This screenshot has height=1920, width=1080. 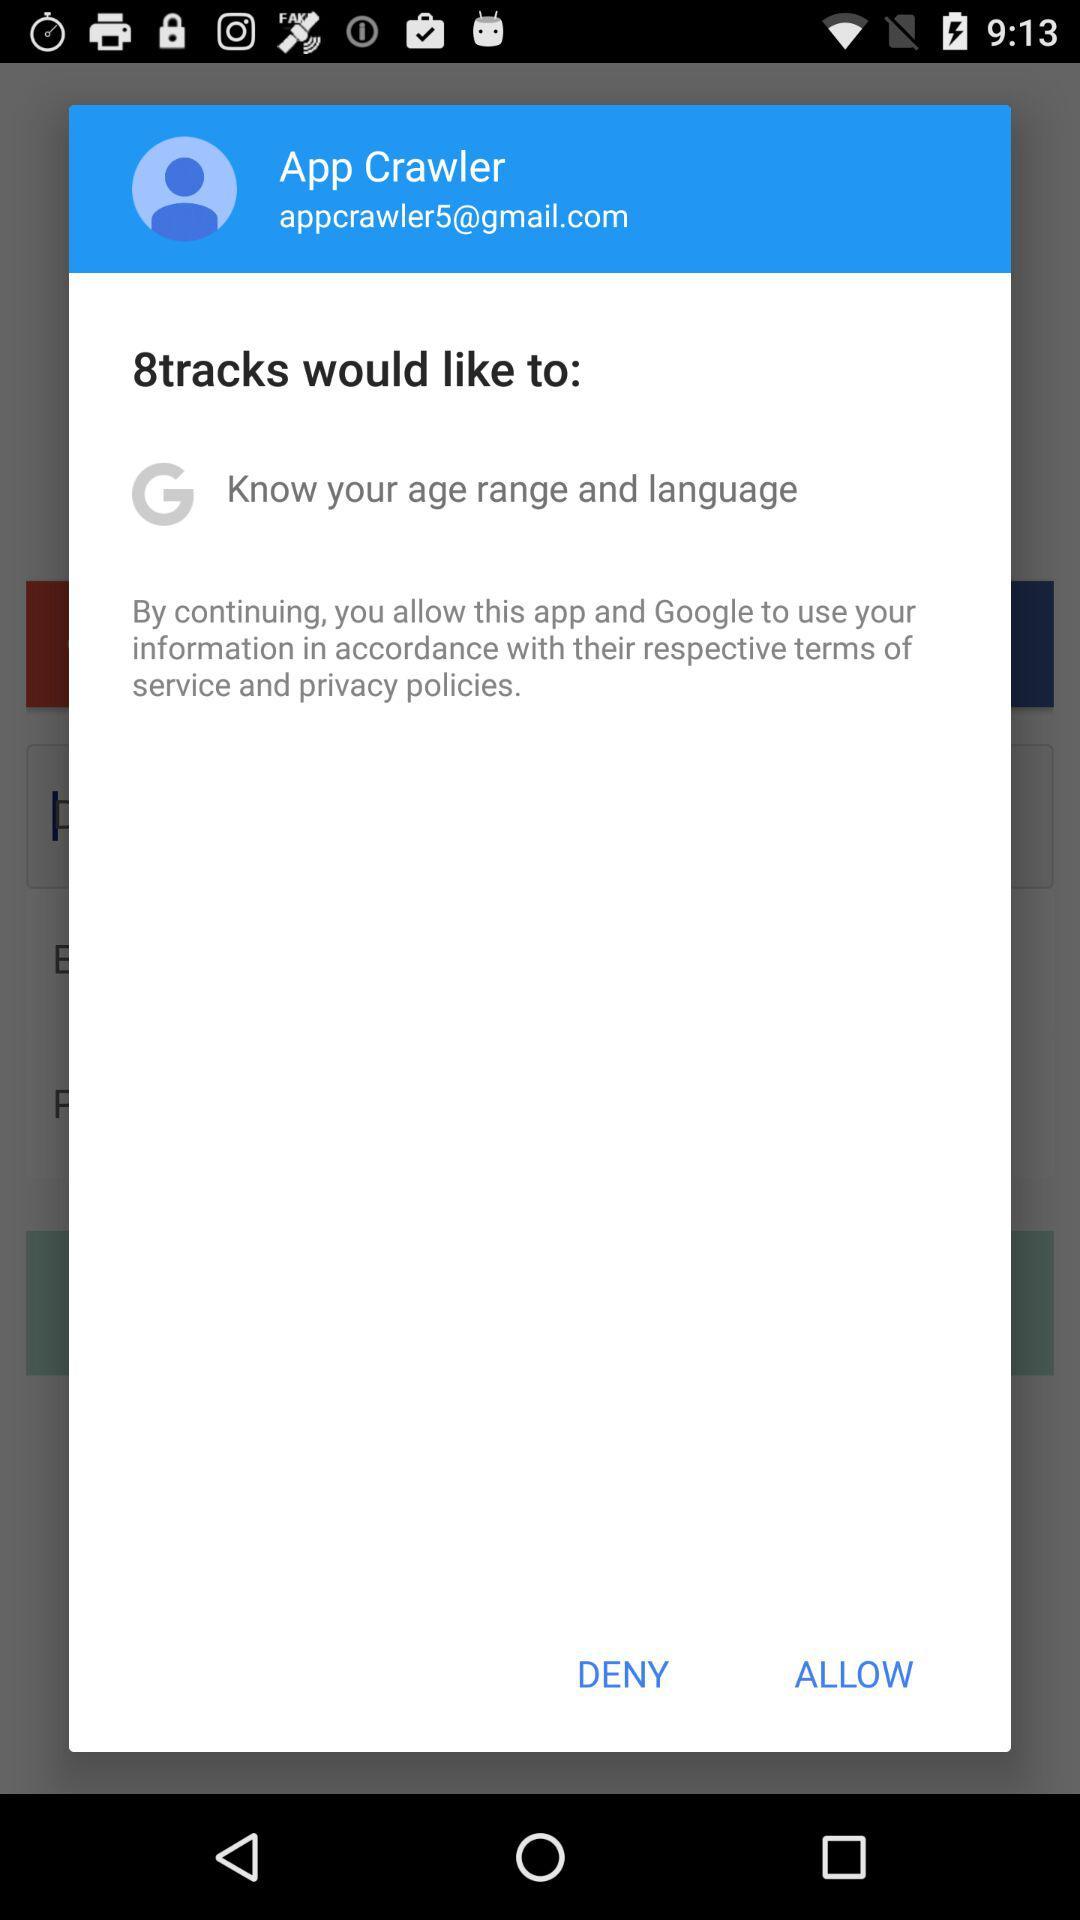 What do you see at coordinates (511, 487) in the screenshot?
I see `the know your age app` at bounding box center [511, 487].